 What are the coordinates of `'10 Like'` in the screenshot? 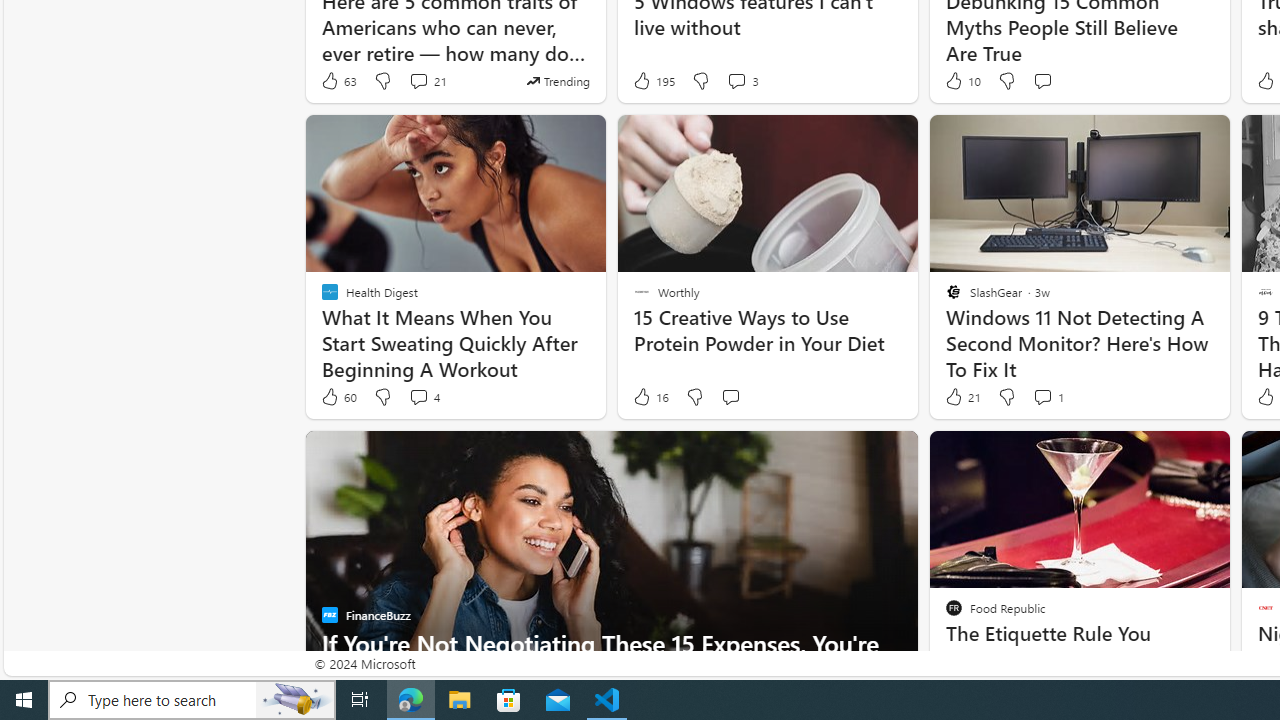 It's located at (961, 80).